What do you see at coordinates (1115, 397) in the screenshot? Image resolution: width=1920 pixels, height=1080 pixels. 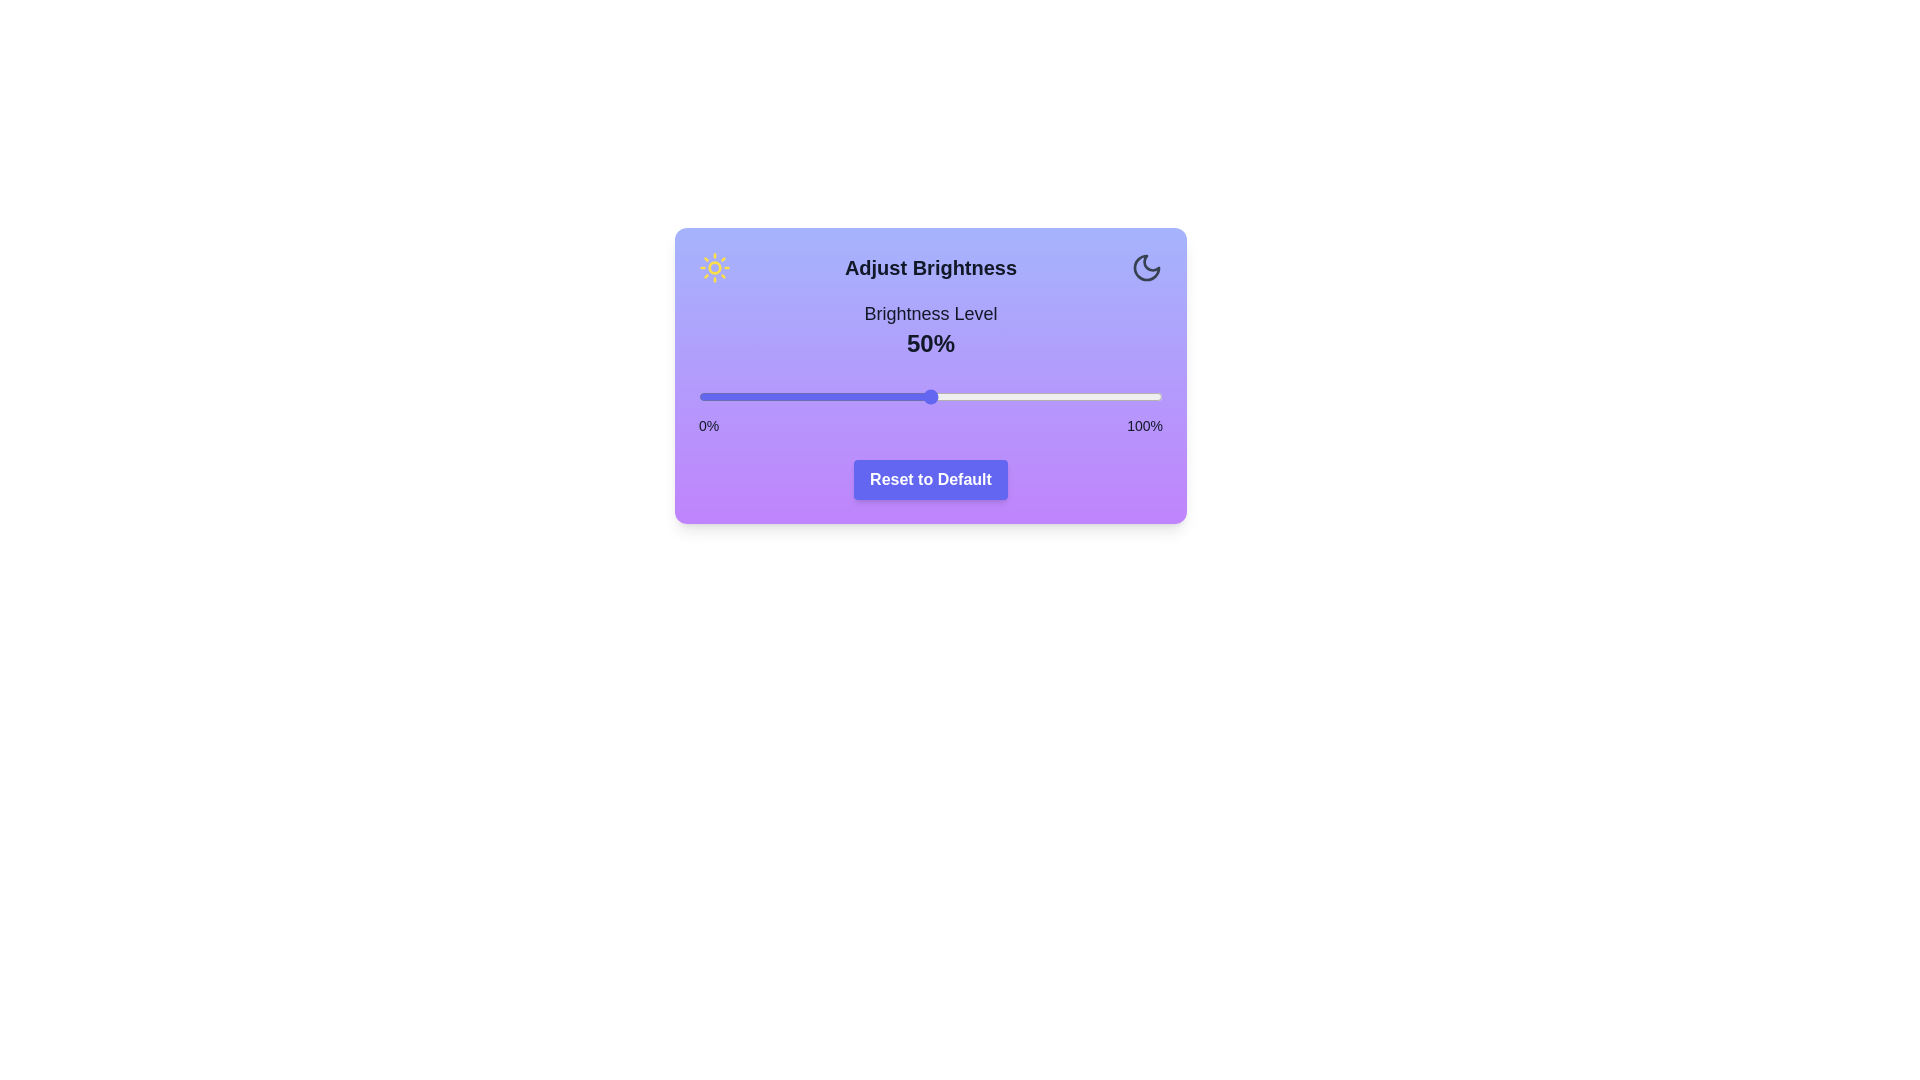 I see `the brightness slider to 90%` at bounding box center [1115, 397].